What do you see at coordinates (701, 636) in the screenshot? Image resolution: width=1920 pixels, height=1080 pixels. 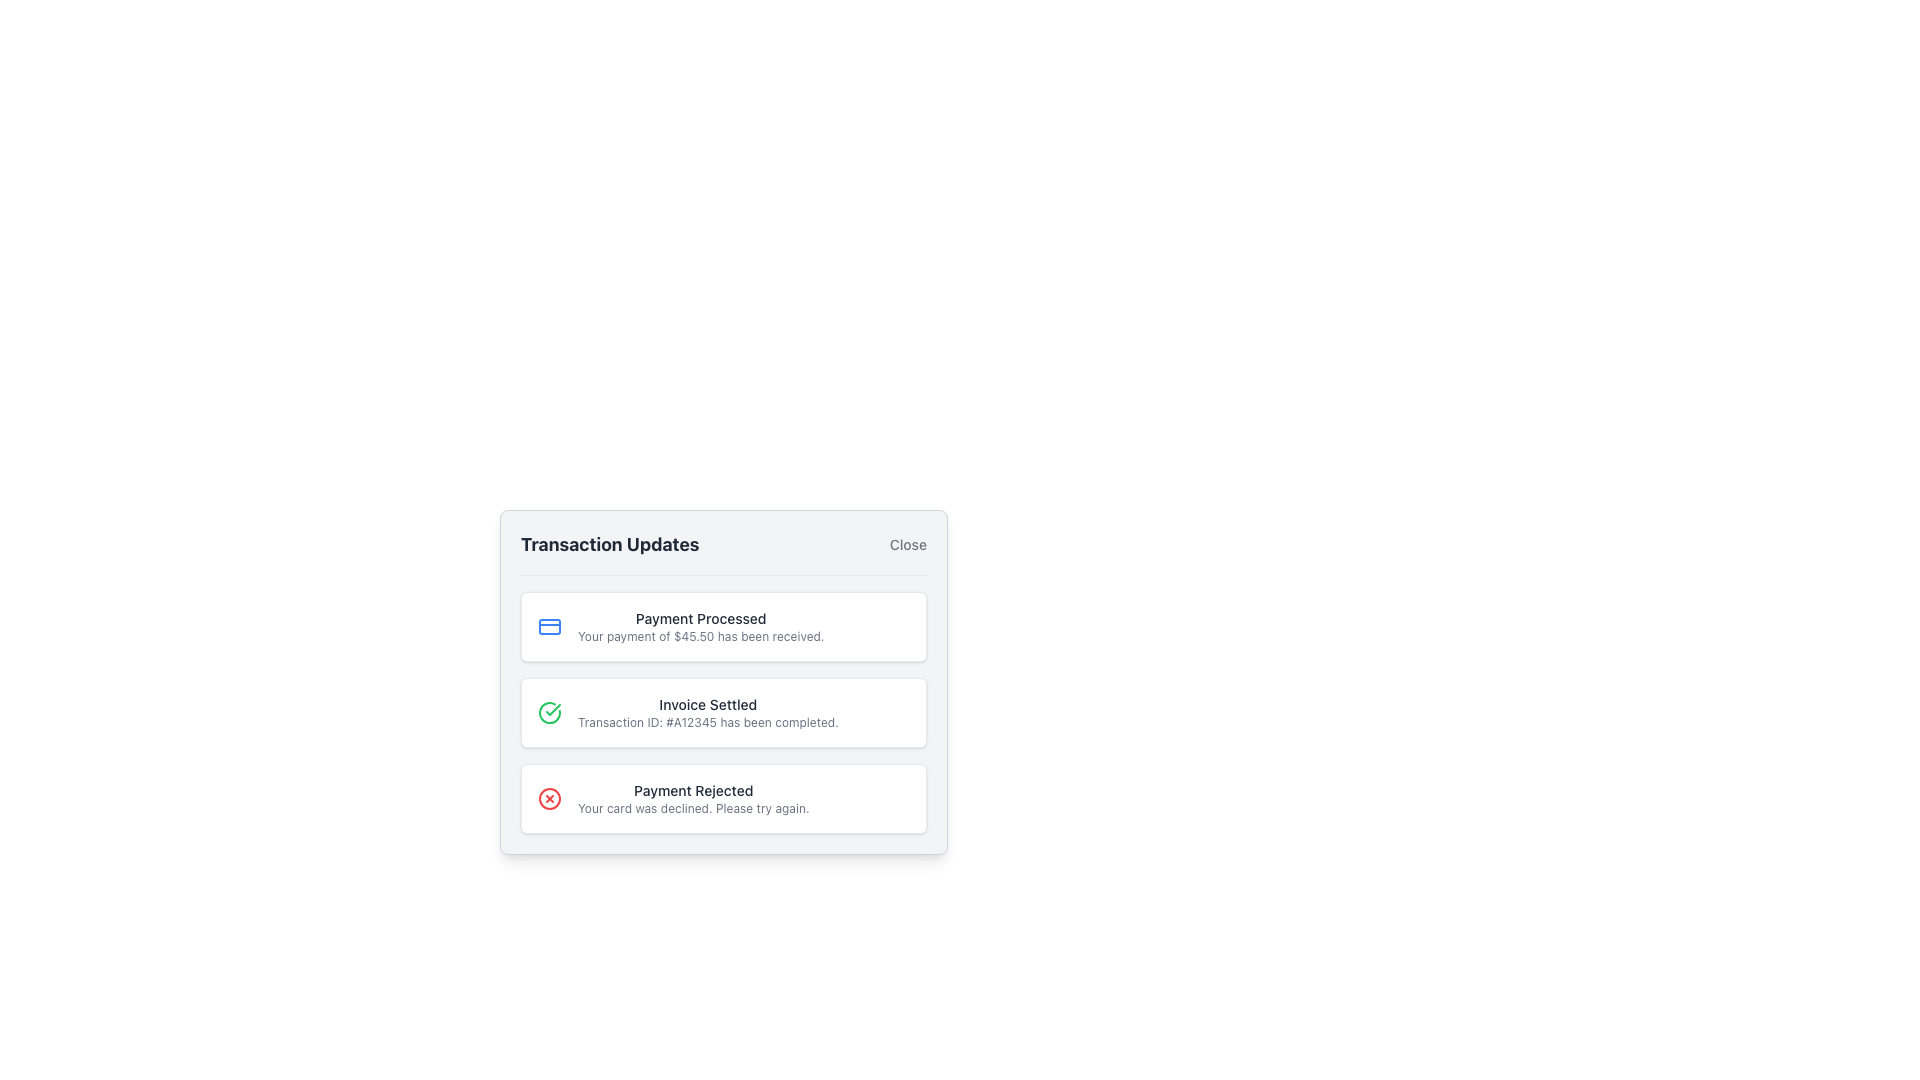 I see `the confirmation message text that indicates successful receipt of payment, located within the 'Payment Processed' card in the 'Transaction Updates' section` at bounding box center [701, 636].